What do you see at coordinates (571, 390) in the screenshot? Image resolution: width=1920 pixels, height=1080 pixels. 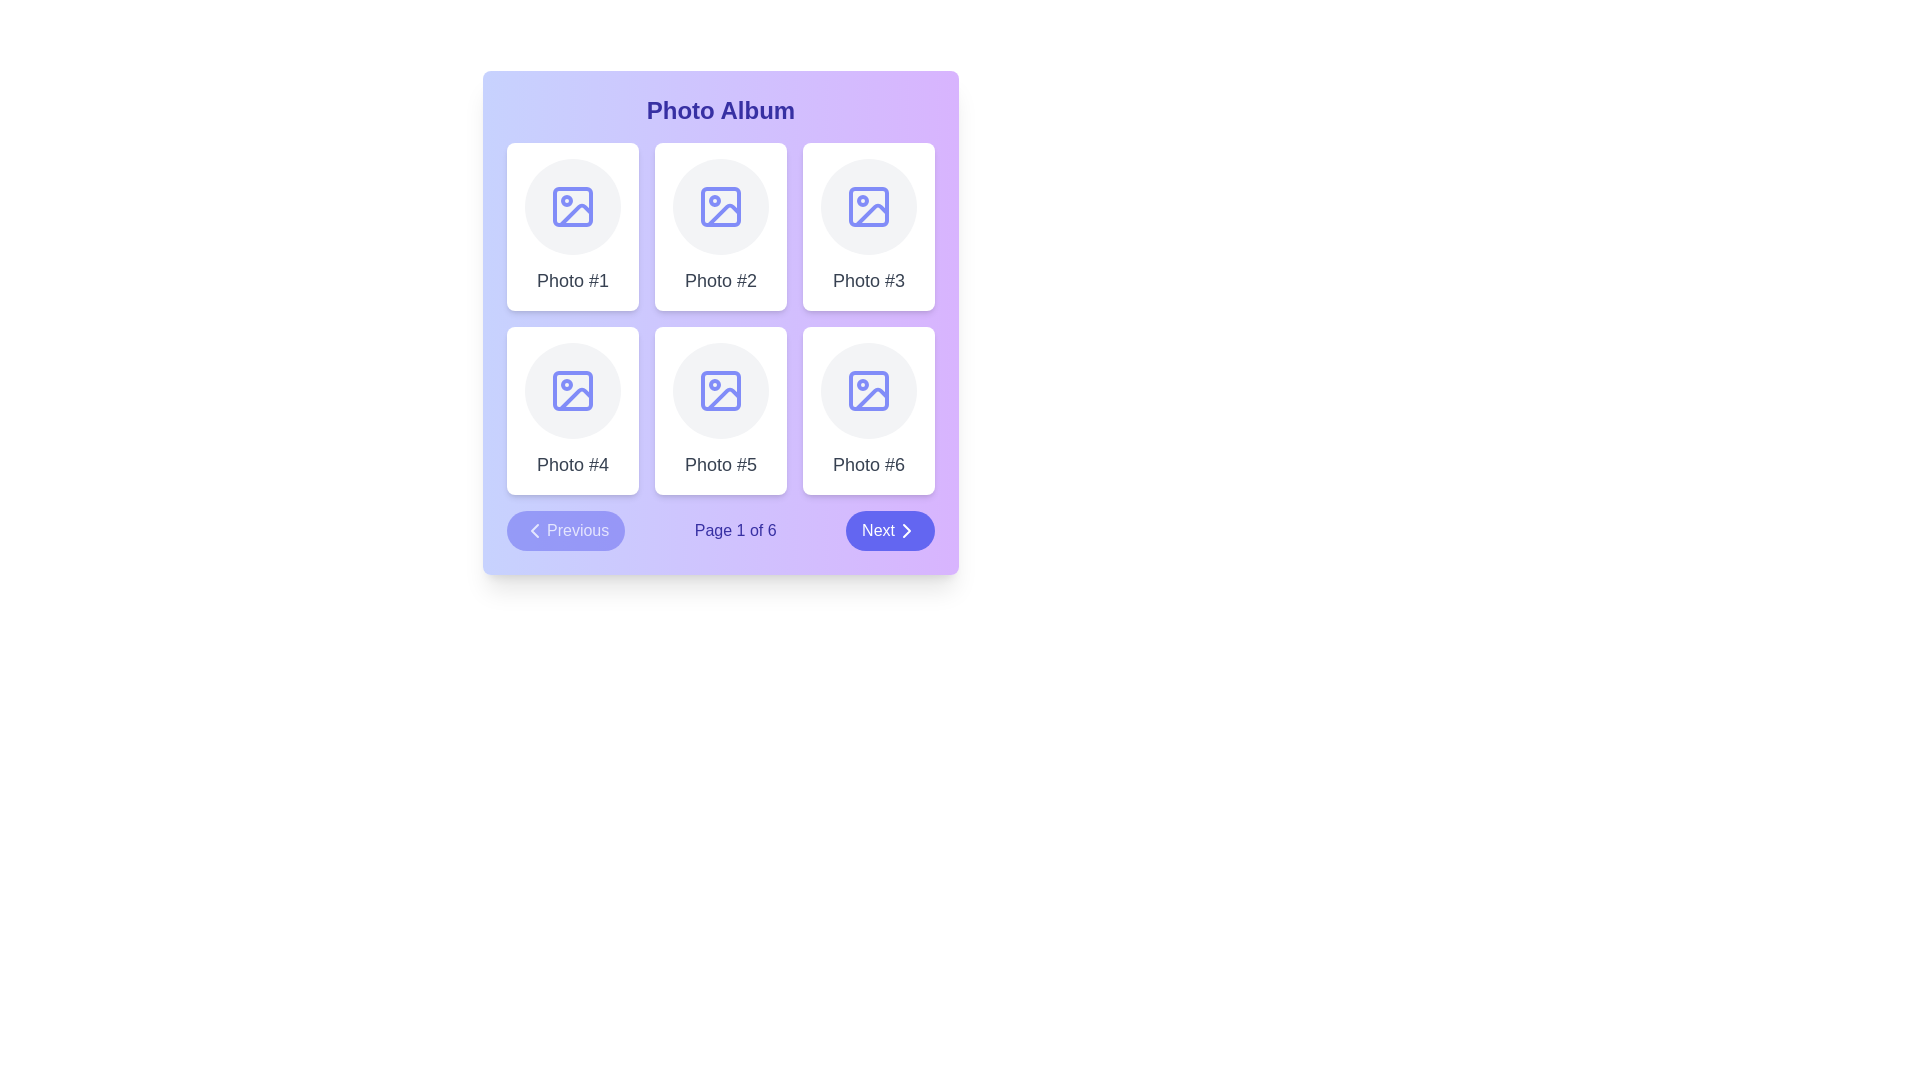 I see `the compact SVG icon representing a placeholder image located in the 'Photo #4' slot of the photo grid titled 'Photo Album'` at bounding box center [571, 390].